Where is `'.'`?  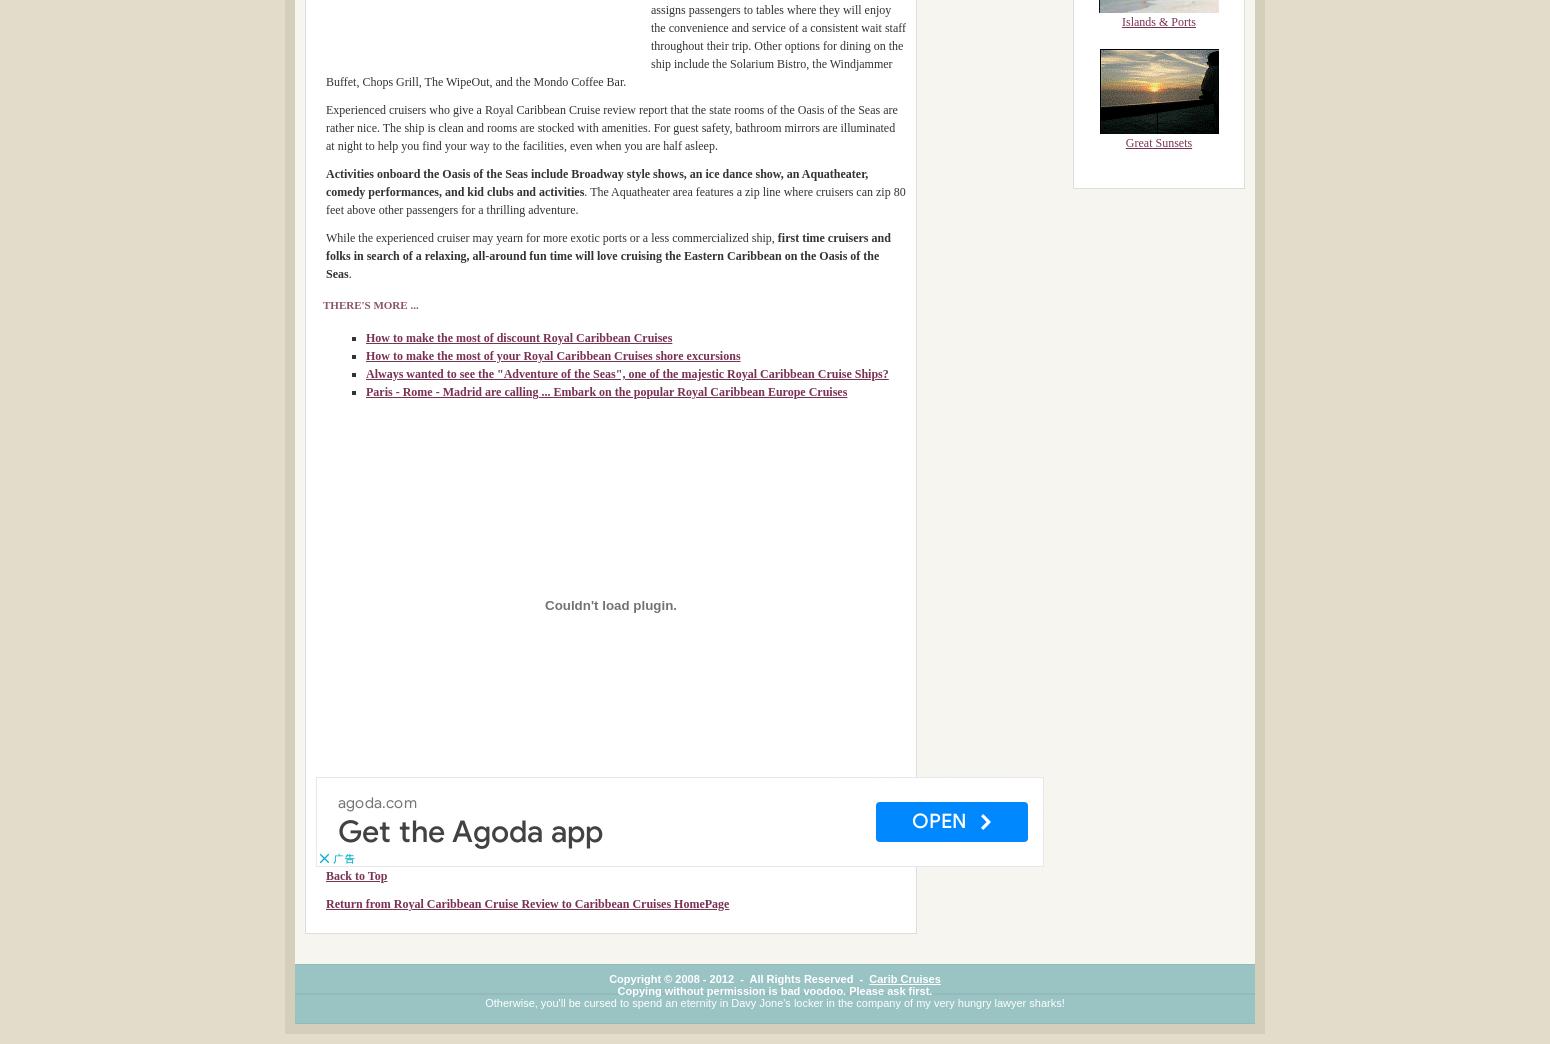 '.' is located at coordinates (350, 273).